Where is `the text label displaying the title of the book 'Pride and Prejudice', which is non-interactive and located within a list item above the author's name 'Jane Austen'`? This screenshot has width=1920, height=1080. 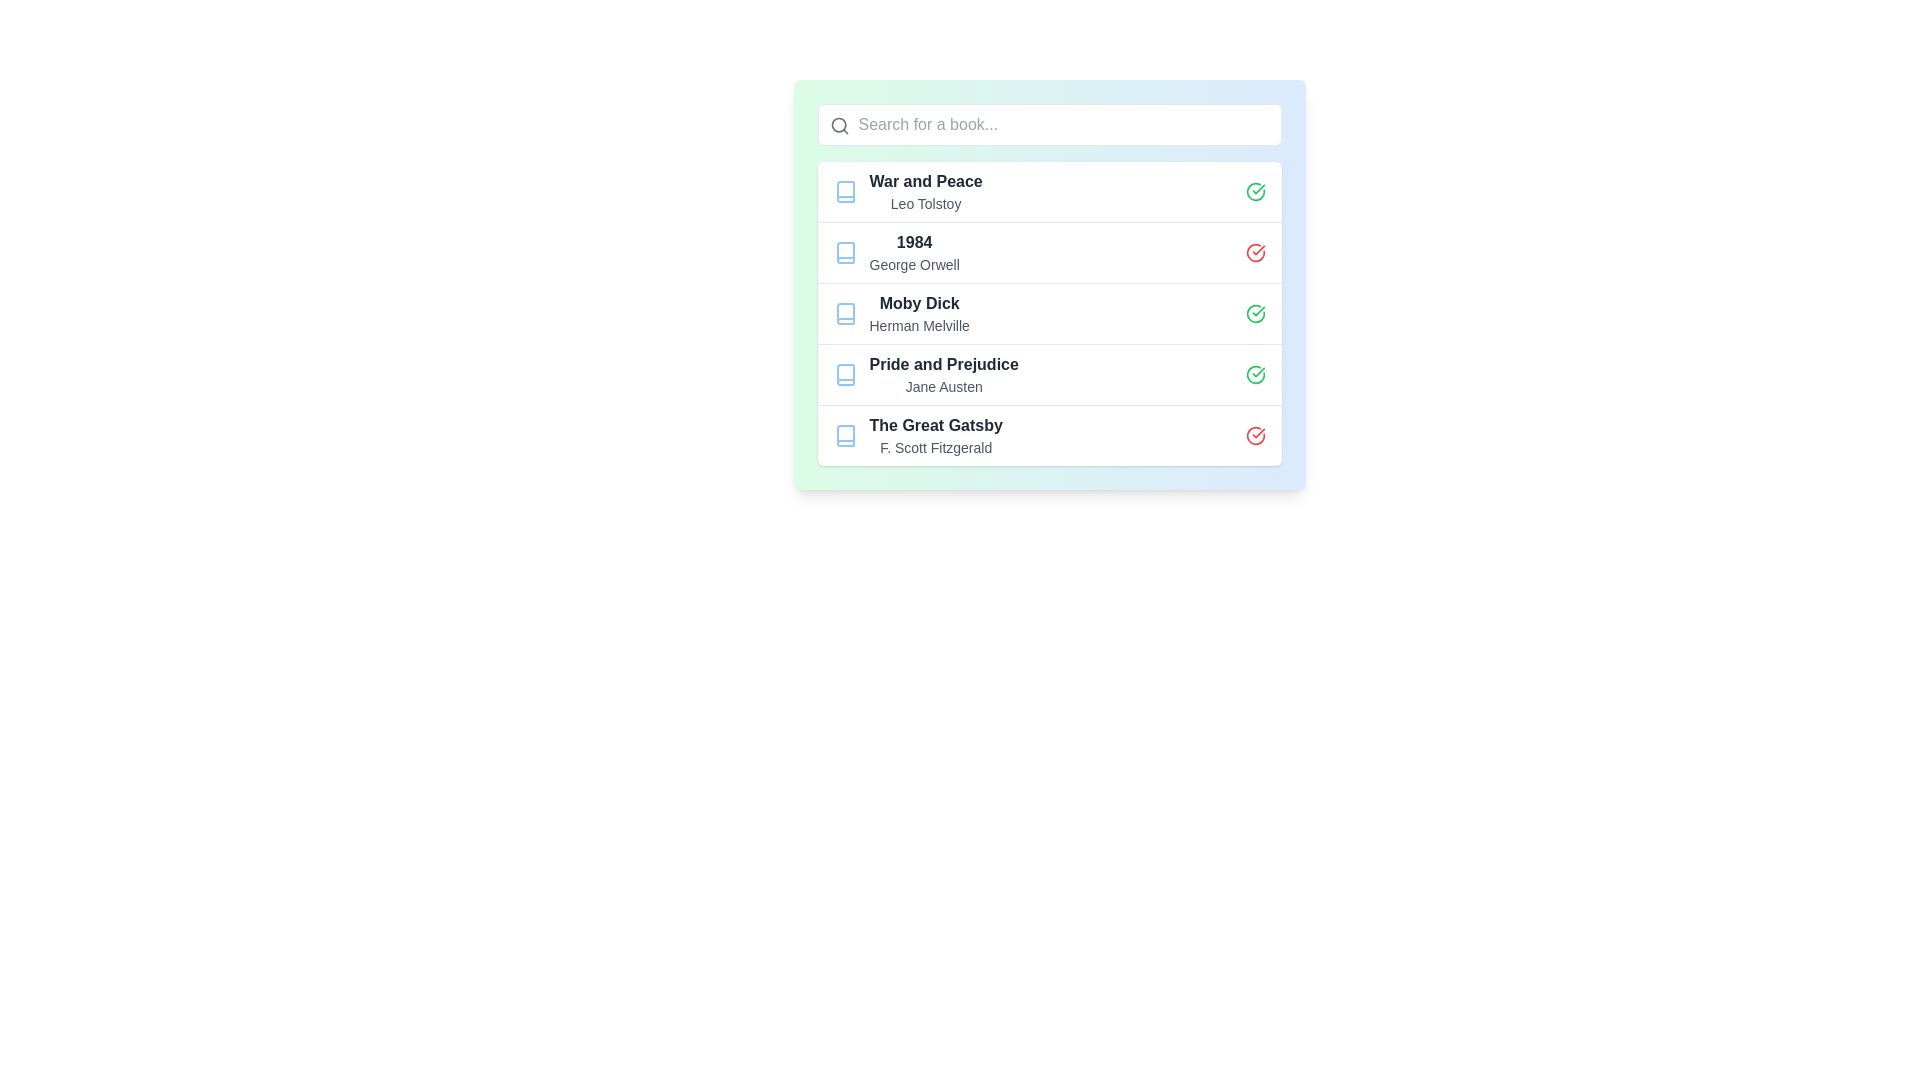 the text label displaying the title of the book 'Pride and Prejudice', which is non-interactive and located within a list item above the author's name 'Jane Austen' is located at coordinates (943, 365).